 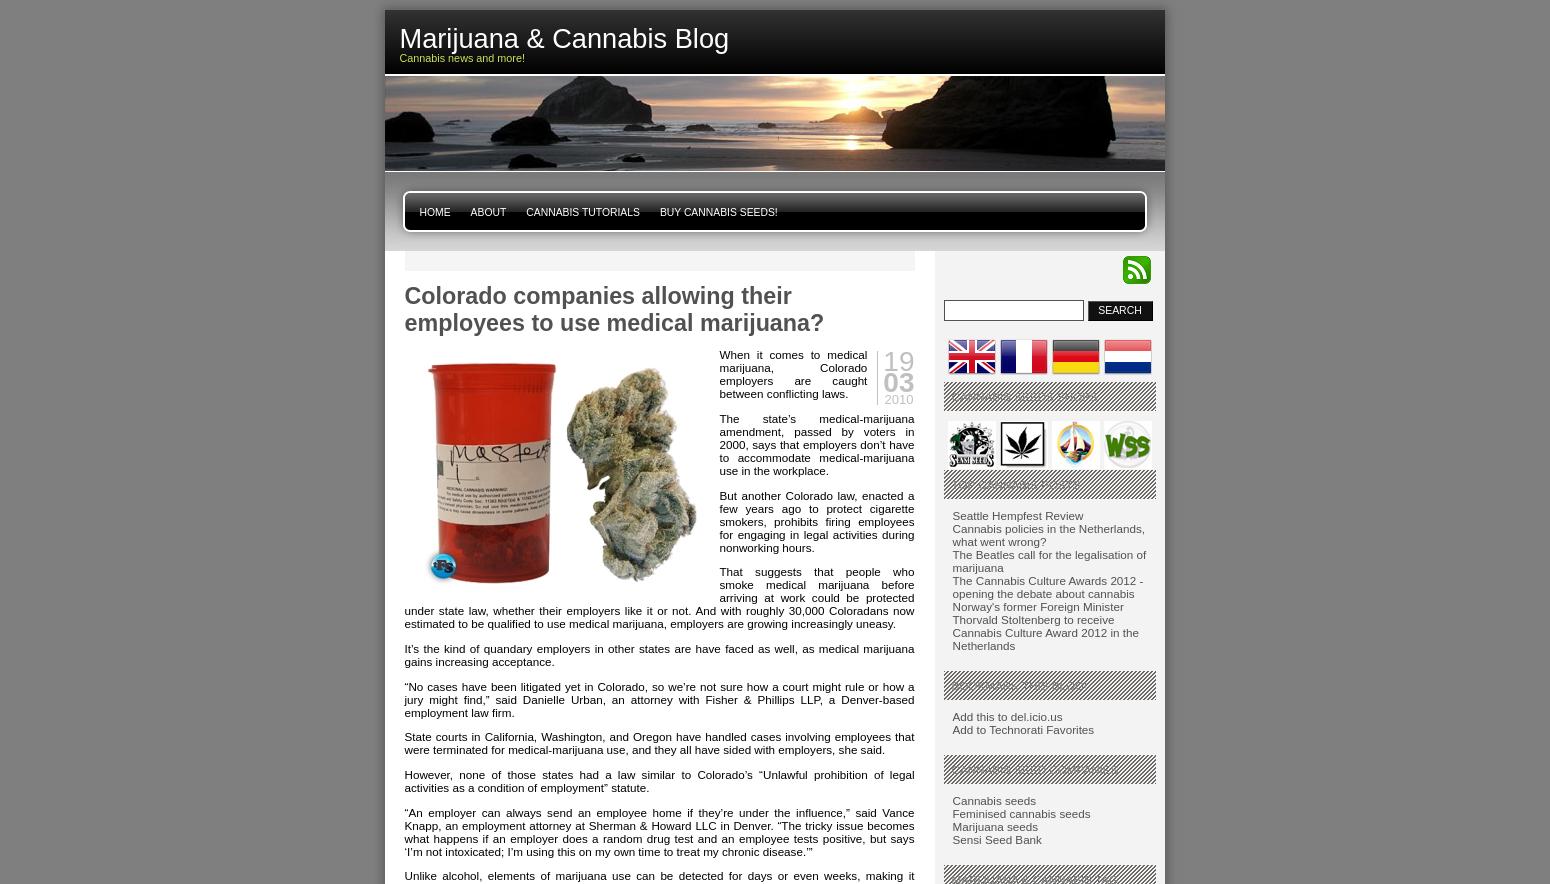 I want to click on 'Seattle Hempfest Review', so click(x=1017, y=514).